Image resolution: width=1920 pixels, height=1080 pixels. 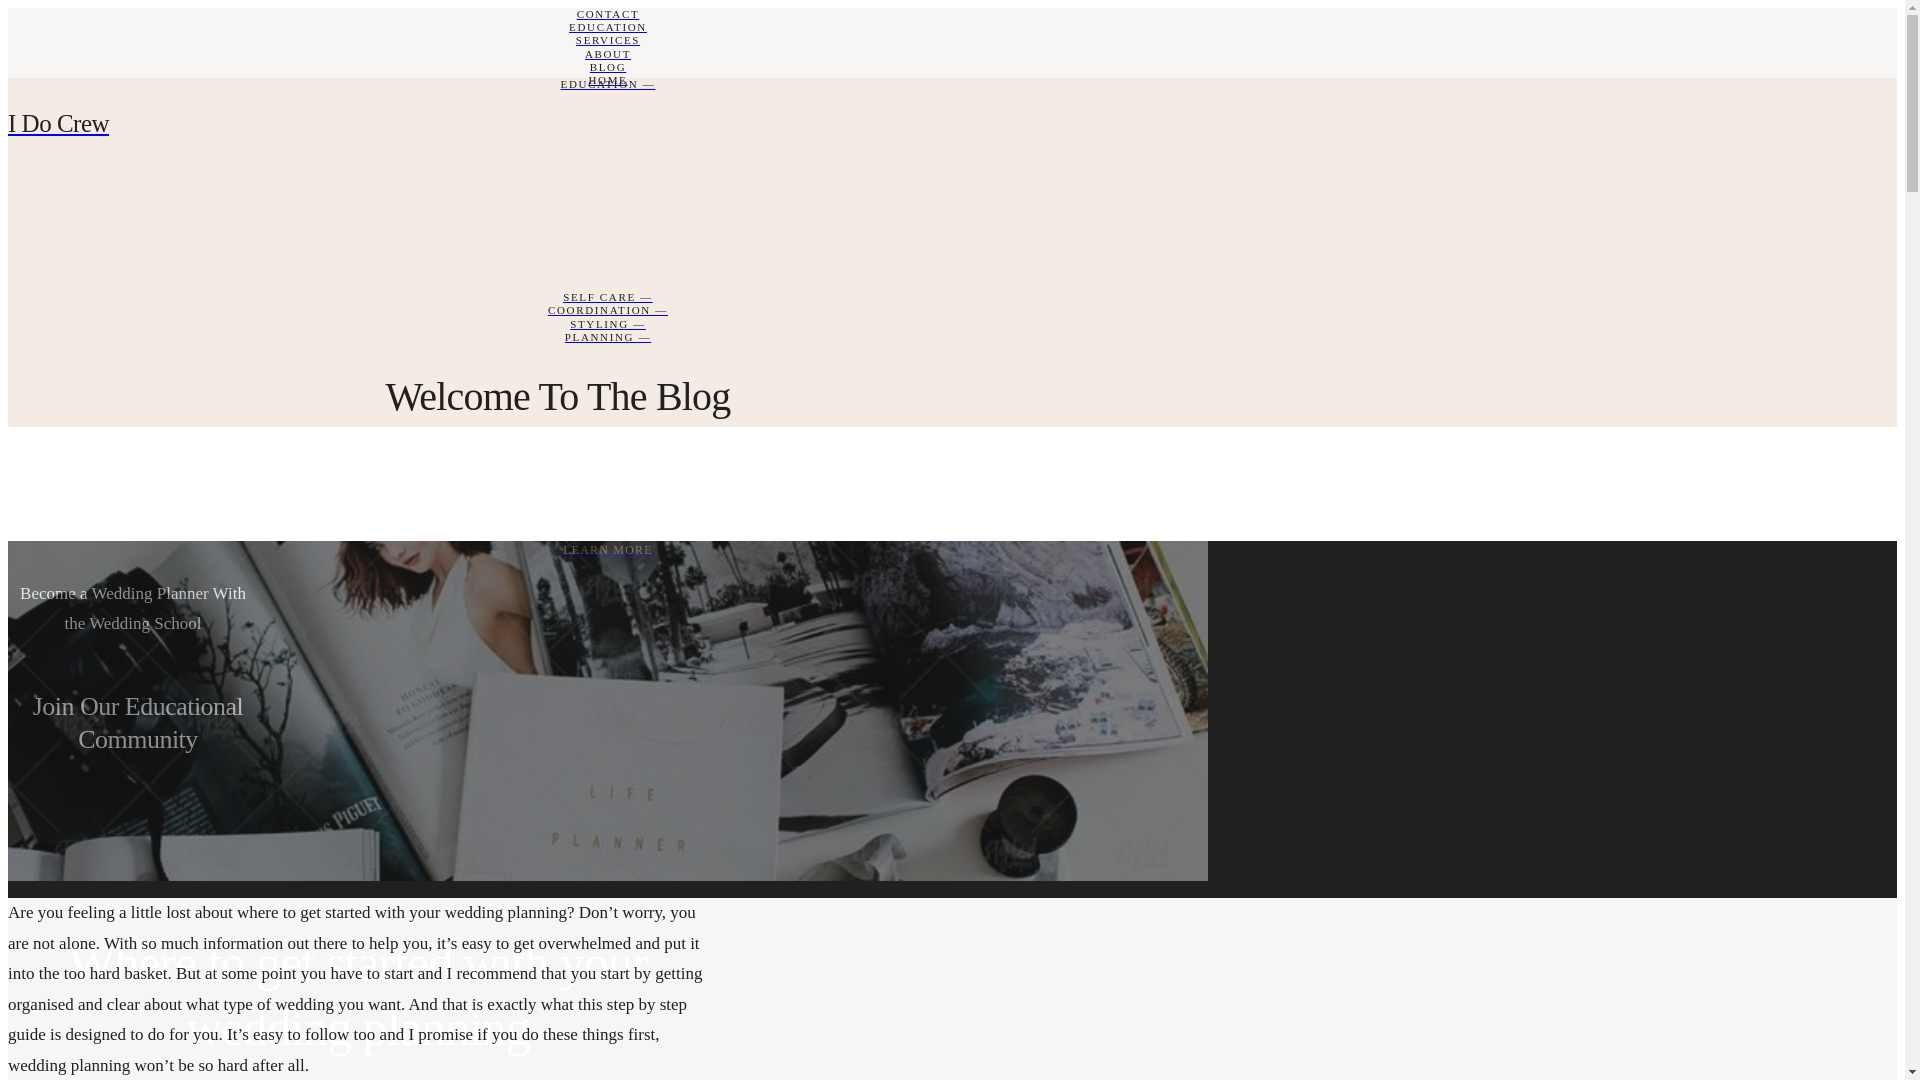 I want to click on 'EDUCATION', so click(x=607, y=27).